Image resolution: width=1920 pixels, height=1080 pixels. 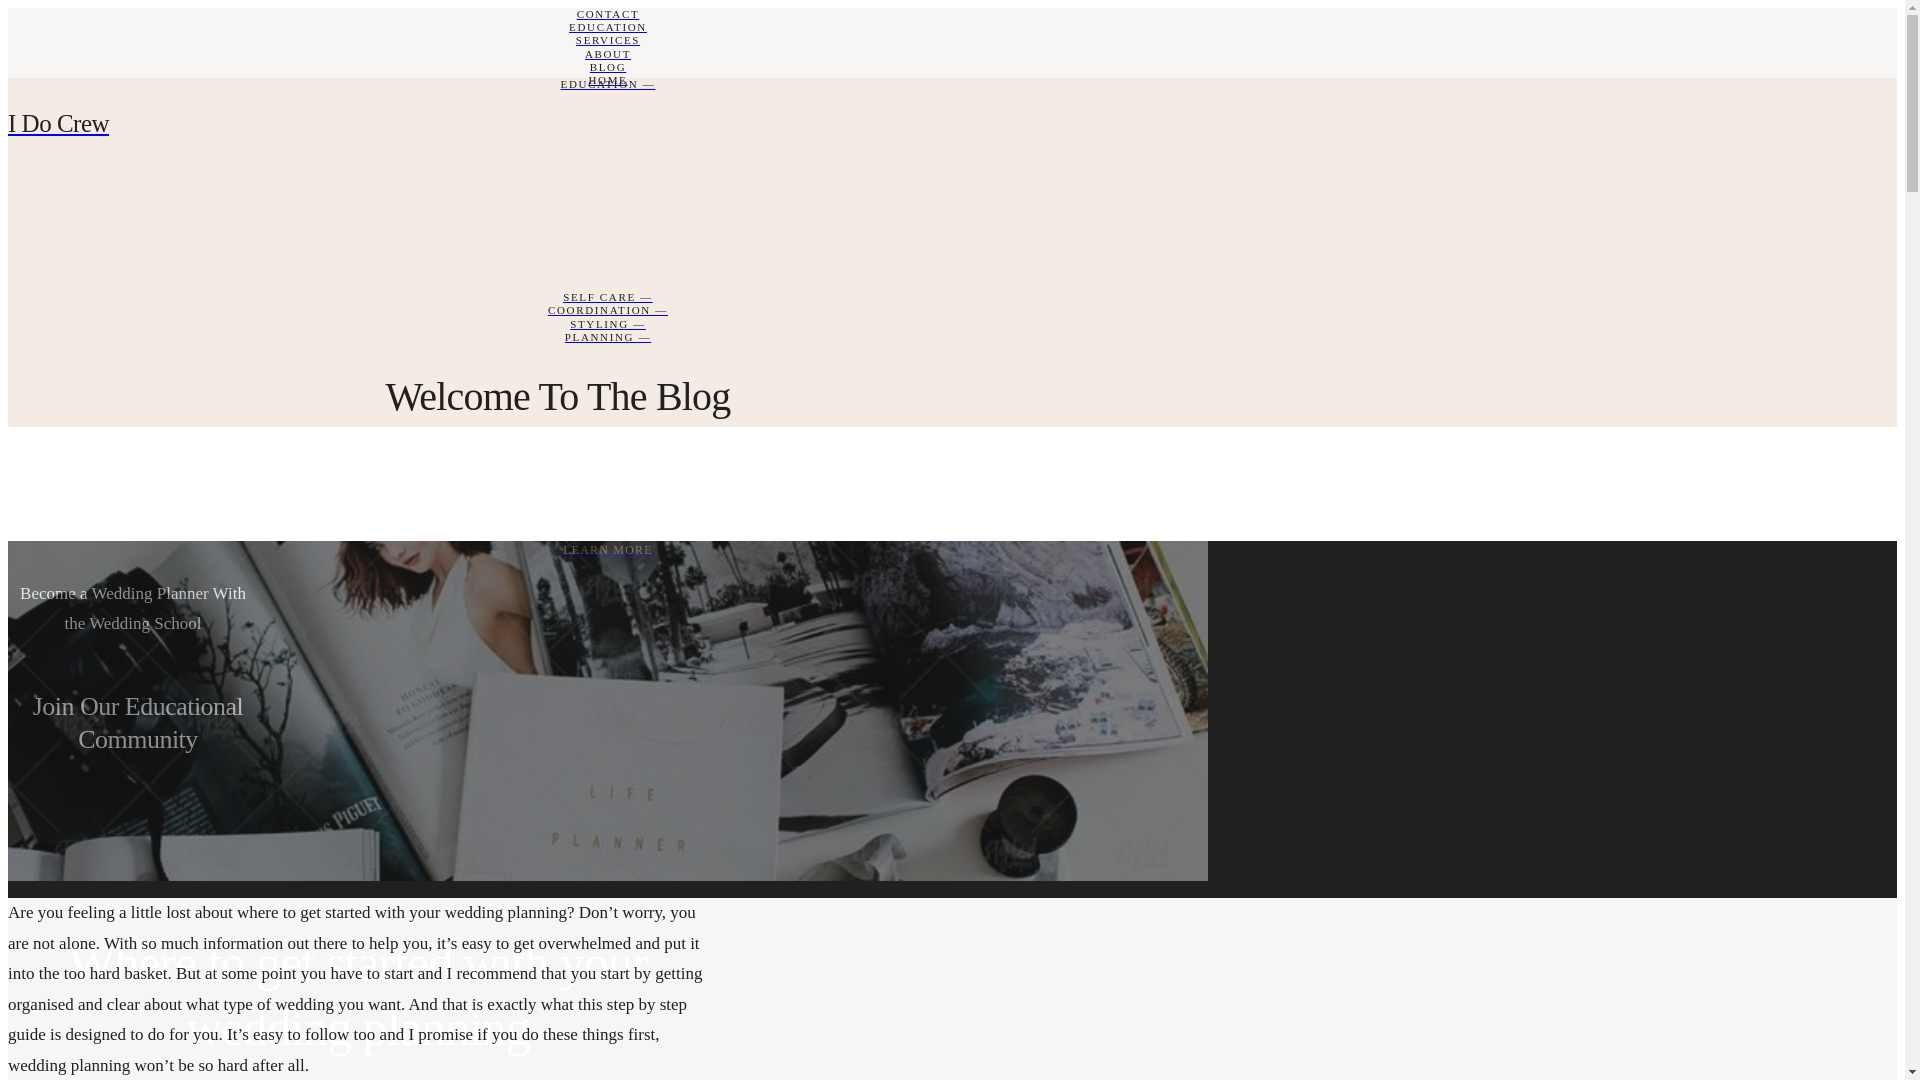 I want to click on 'EDUCATION', so click(x=607, y=27).